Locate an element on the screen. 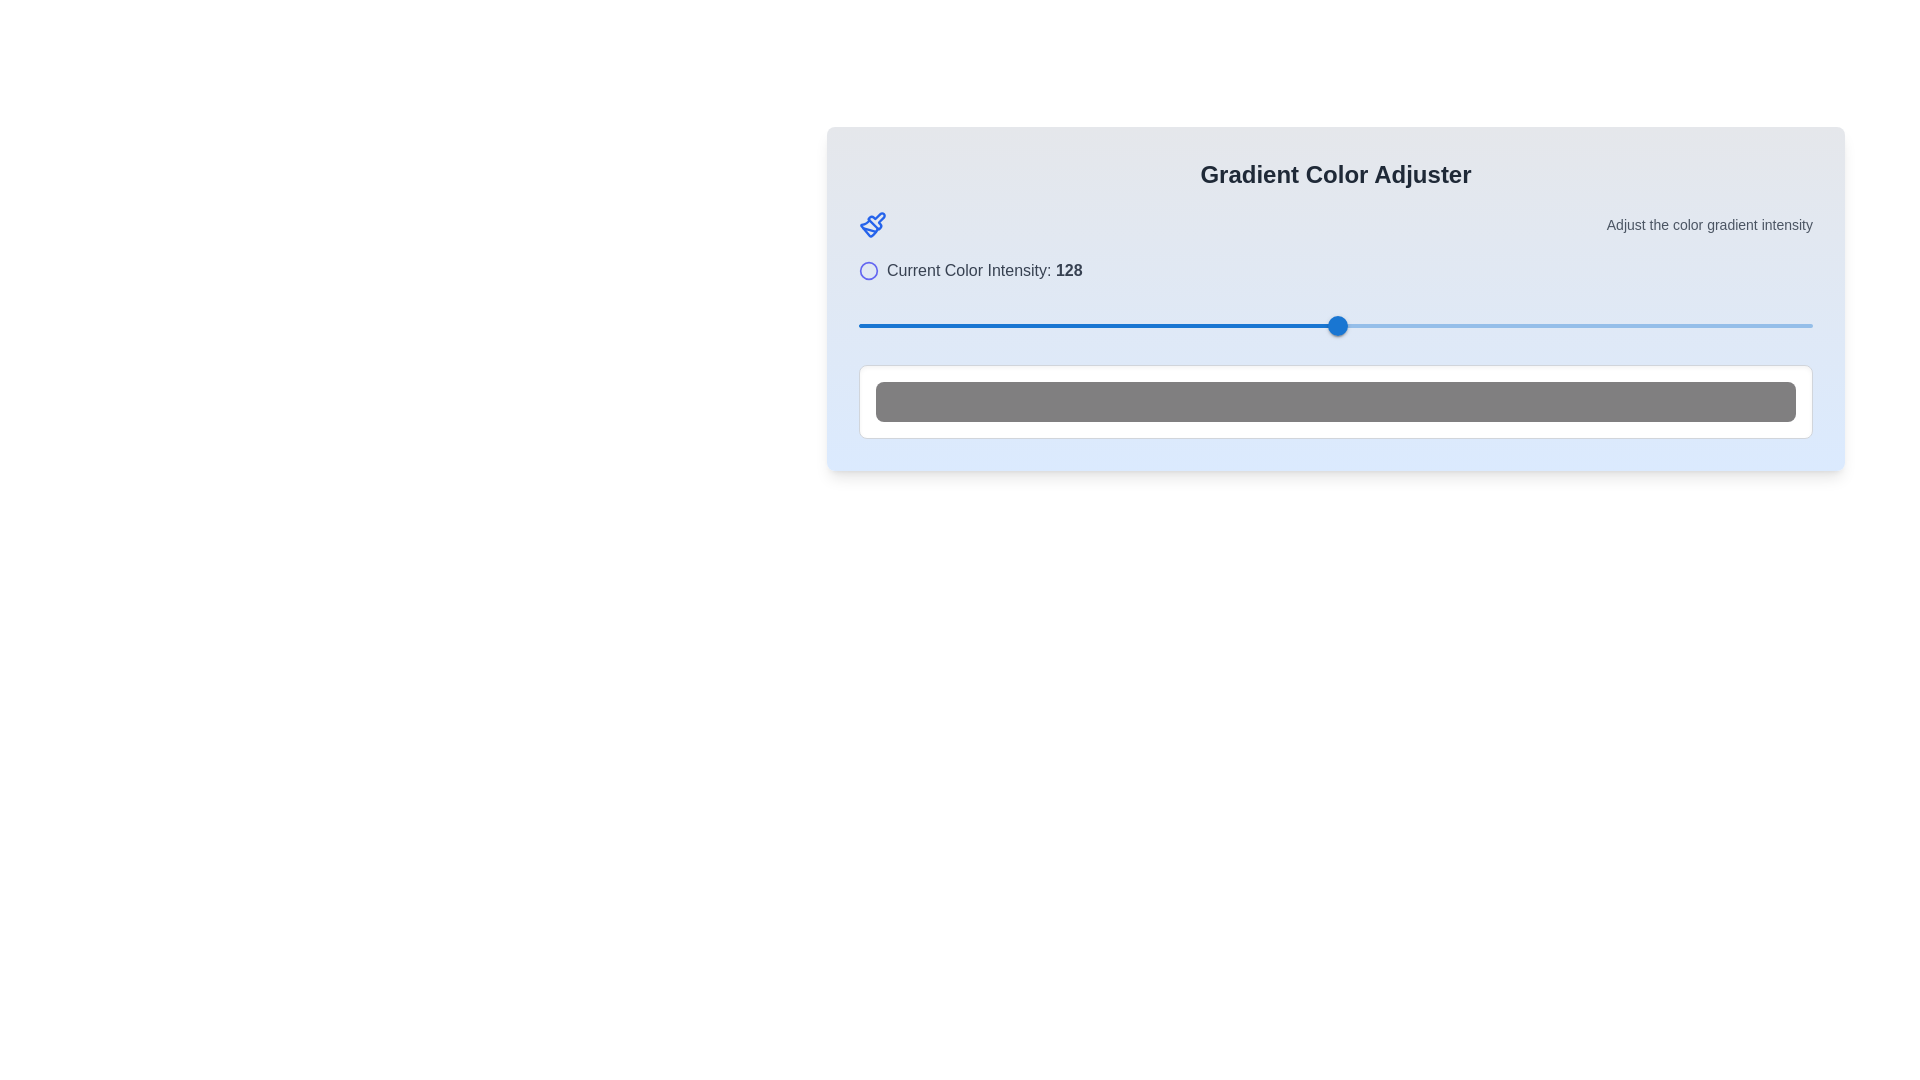 The height and width of the screenshot is (1080, 1920). the gradient color intensity is located at coordinates (1307, 325).